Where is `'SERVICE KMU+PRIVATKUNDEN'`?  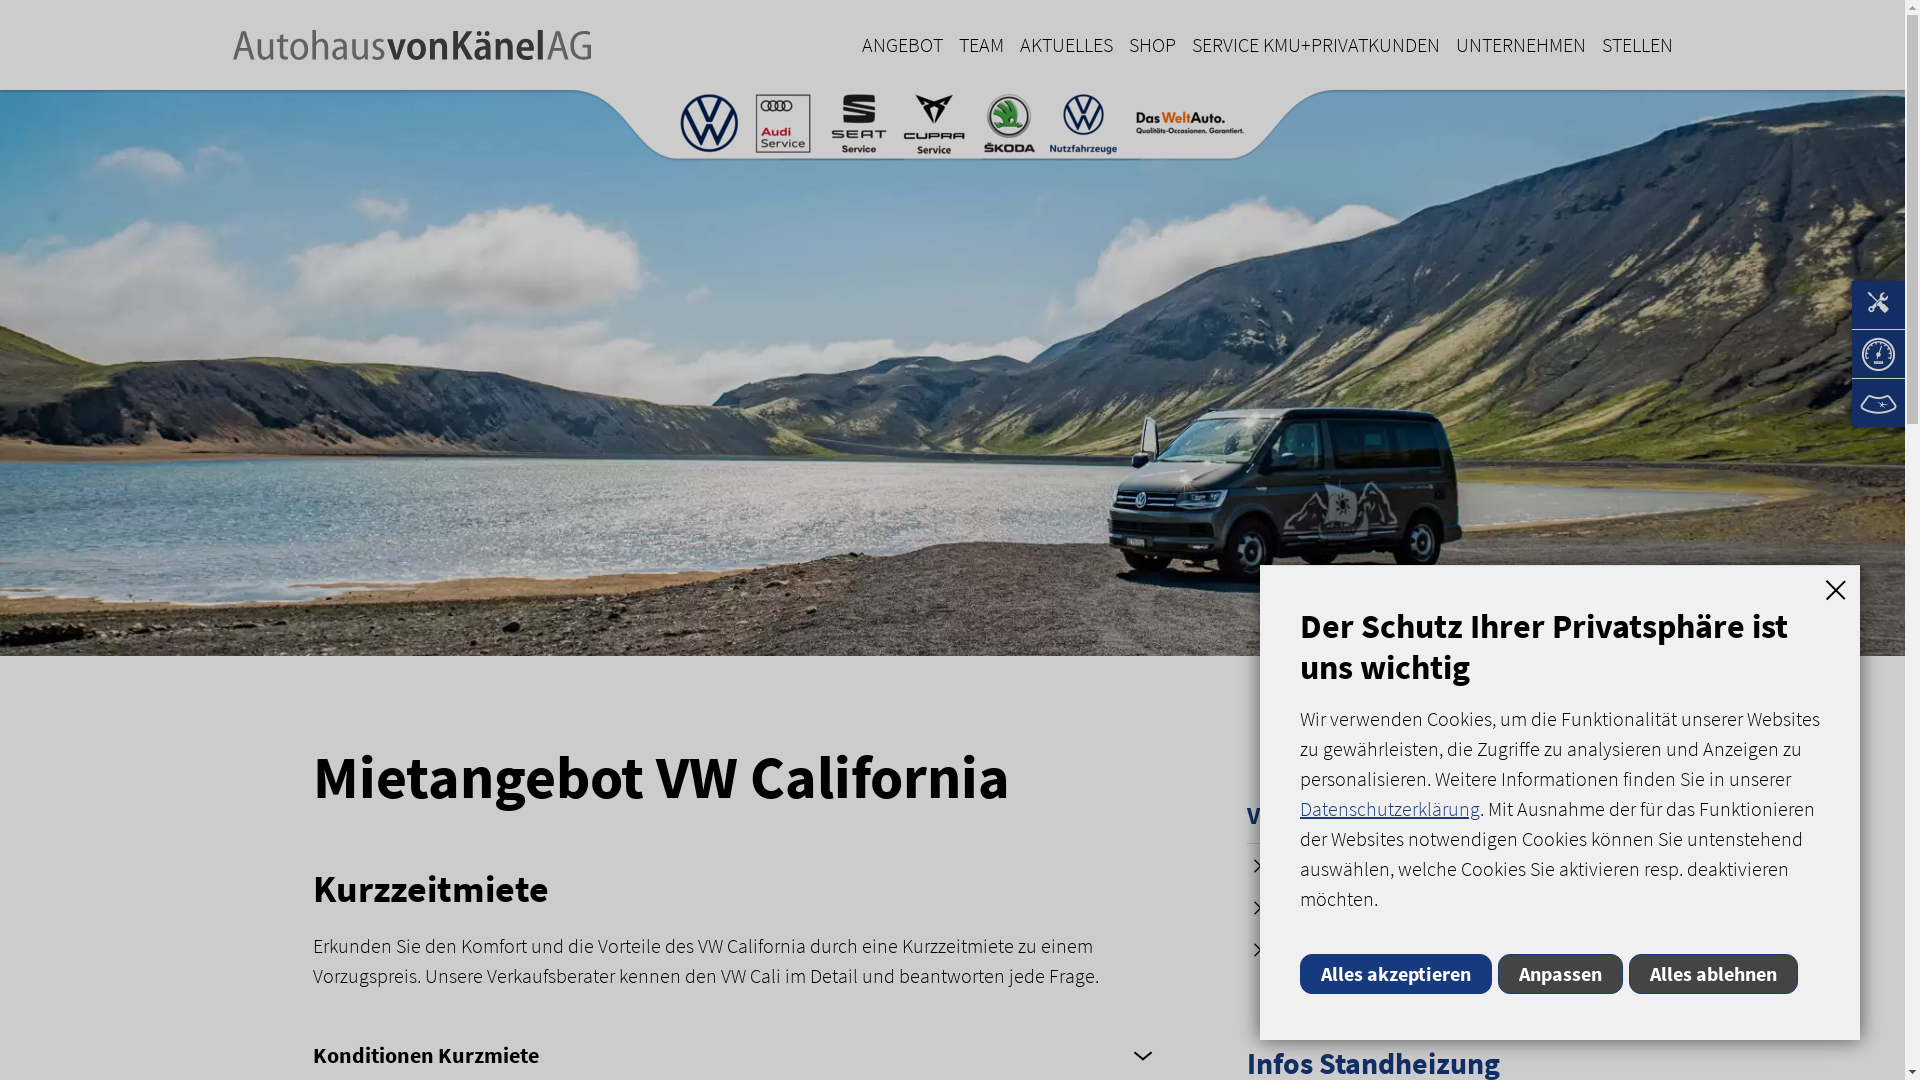 'SERVICE KMU+PRIVATKUNDEN' is located at coordinates (1184, 45).